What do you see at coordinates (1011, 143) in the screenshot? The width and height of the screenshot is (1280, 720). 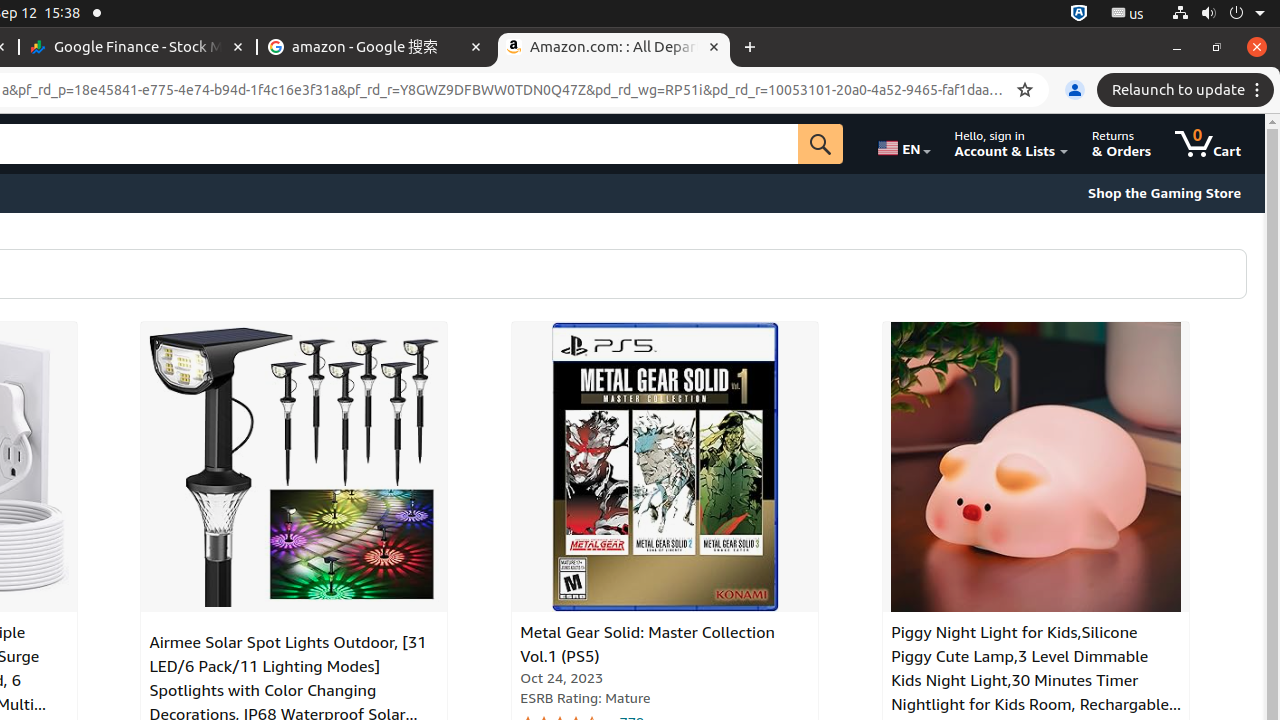 I see `'Hello, sign in Account & Lists'` at bounding box center [1011, 143].